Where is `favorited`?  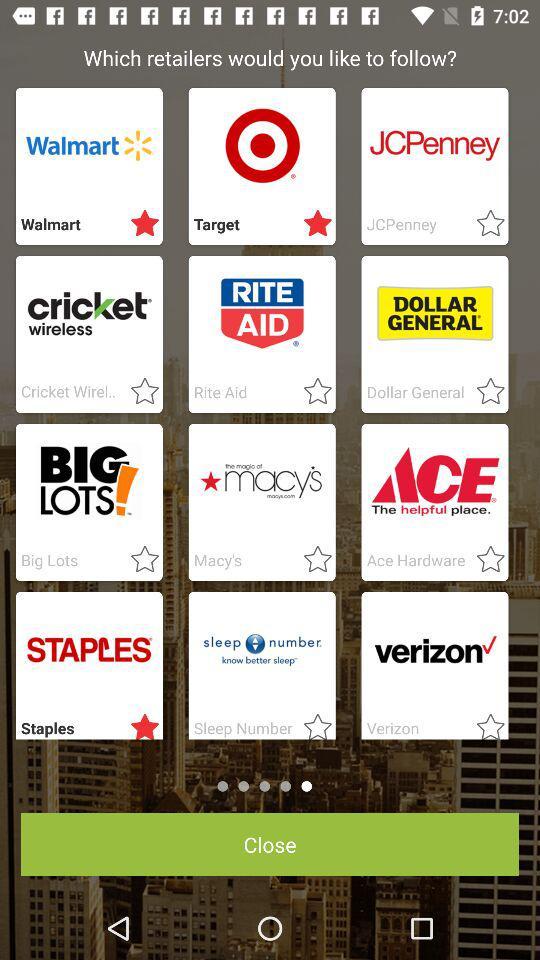 favorited is located at coordinates (312, 722).